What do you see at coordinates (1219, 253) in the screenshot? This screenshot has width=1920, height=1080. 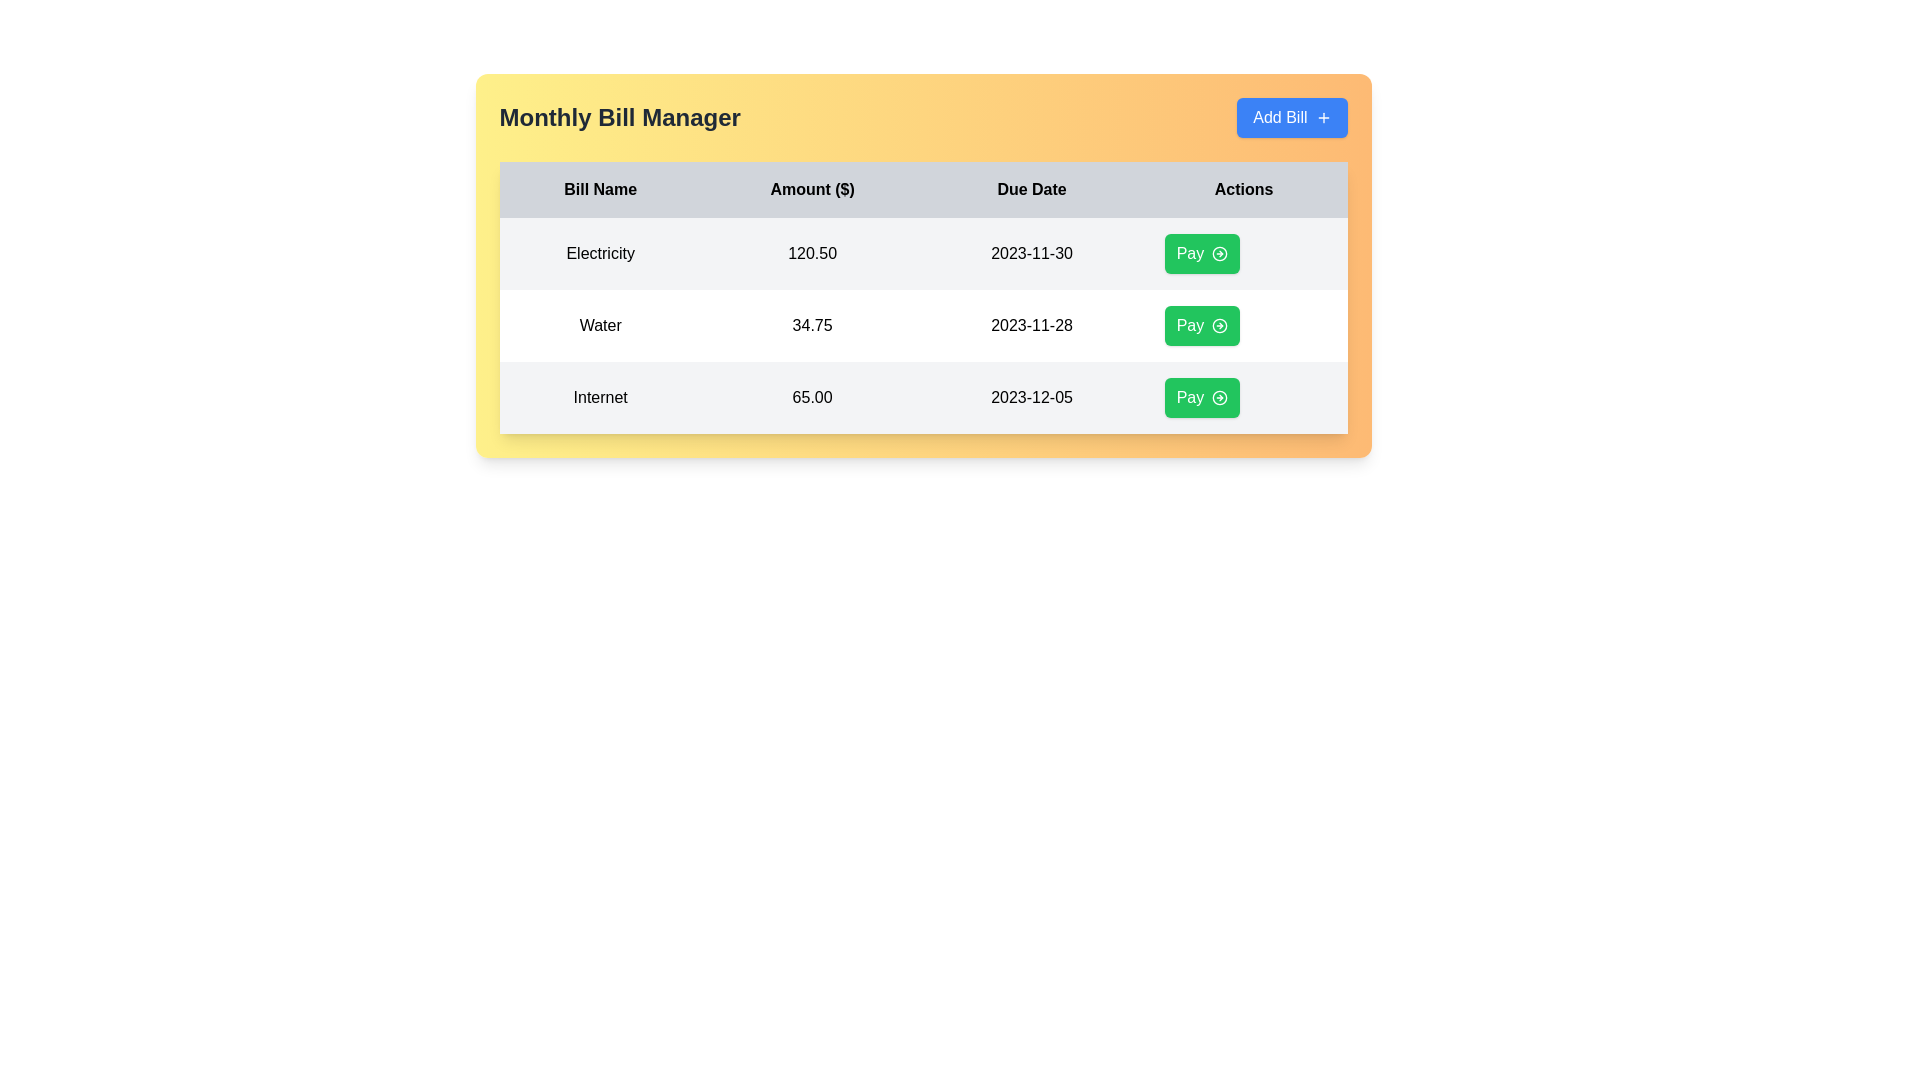 I see `the circular icon with a right-pointing arrow inside the 'Pay' button` at bounding box center [1219, 253].